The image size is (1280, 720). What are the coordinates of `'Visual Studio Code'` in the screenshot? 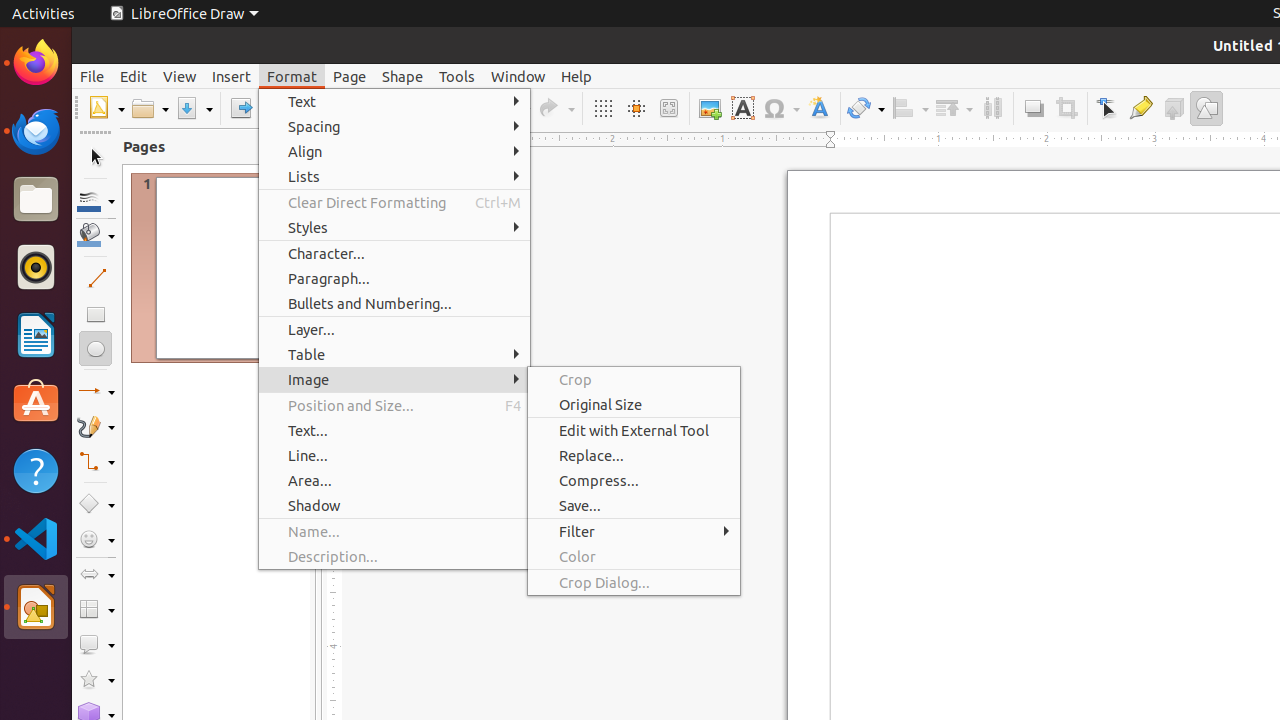 It's located at (35, 537).